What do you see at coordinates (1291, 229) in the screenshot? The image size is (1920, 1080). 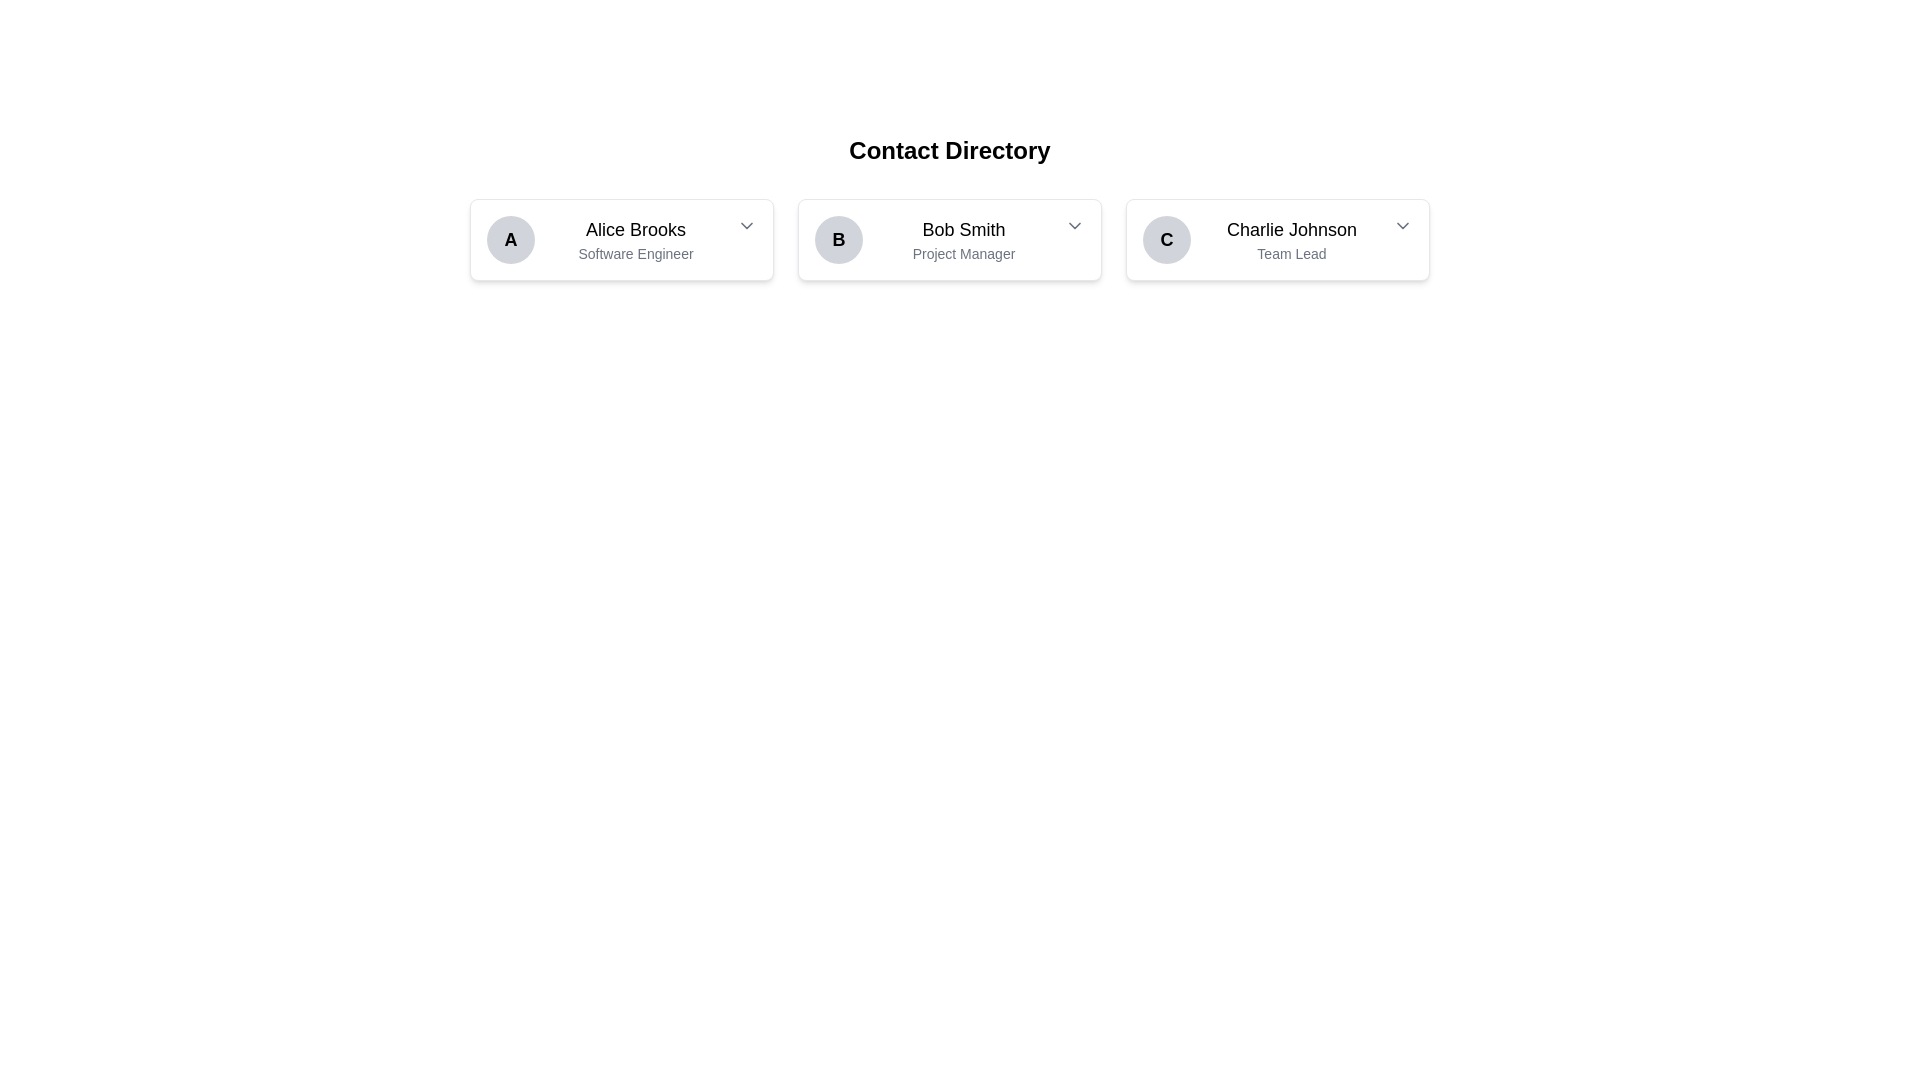 I see `the Text label displaying the name 'C Charlie Johnson' in the third interactive card from the left, which provides identification information` at bounding box center [1291, 229].